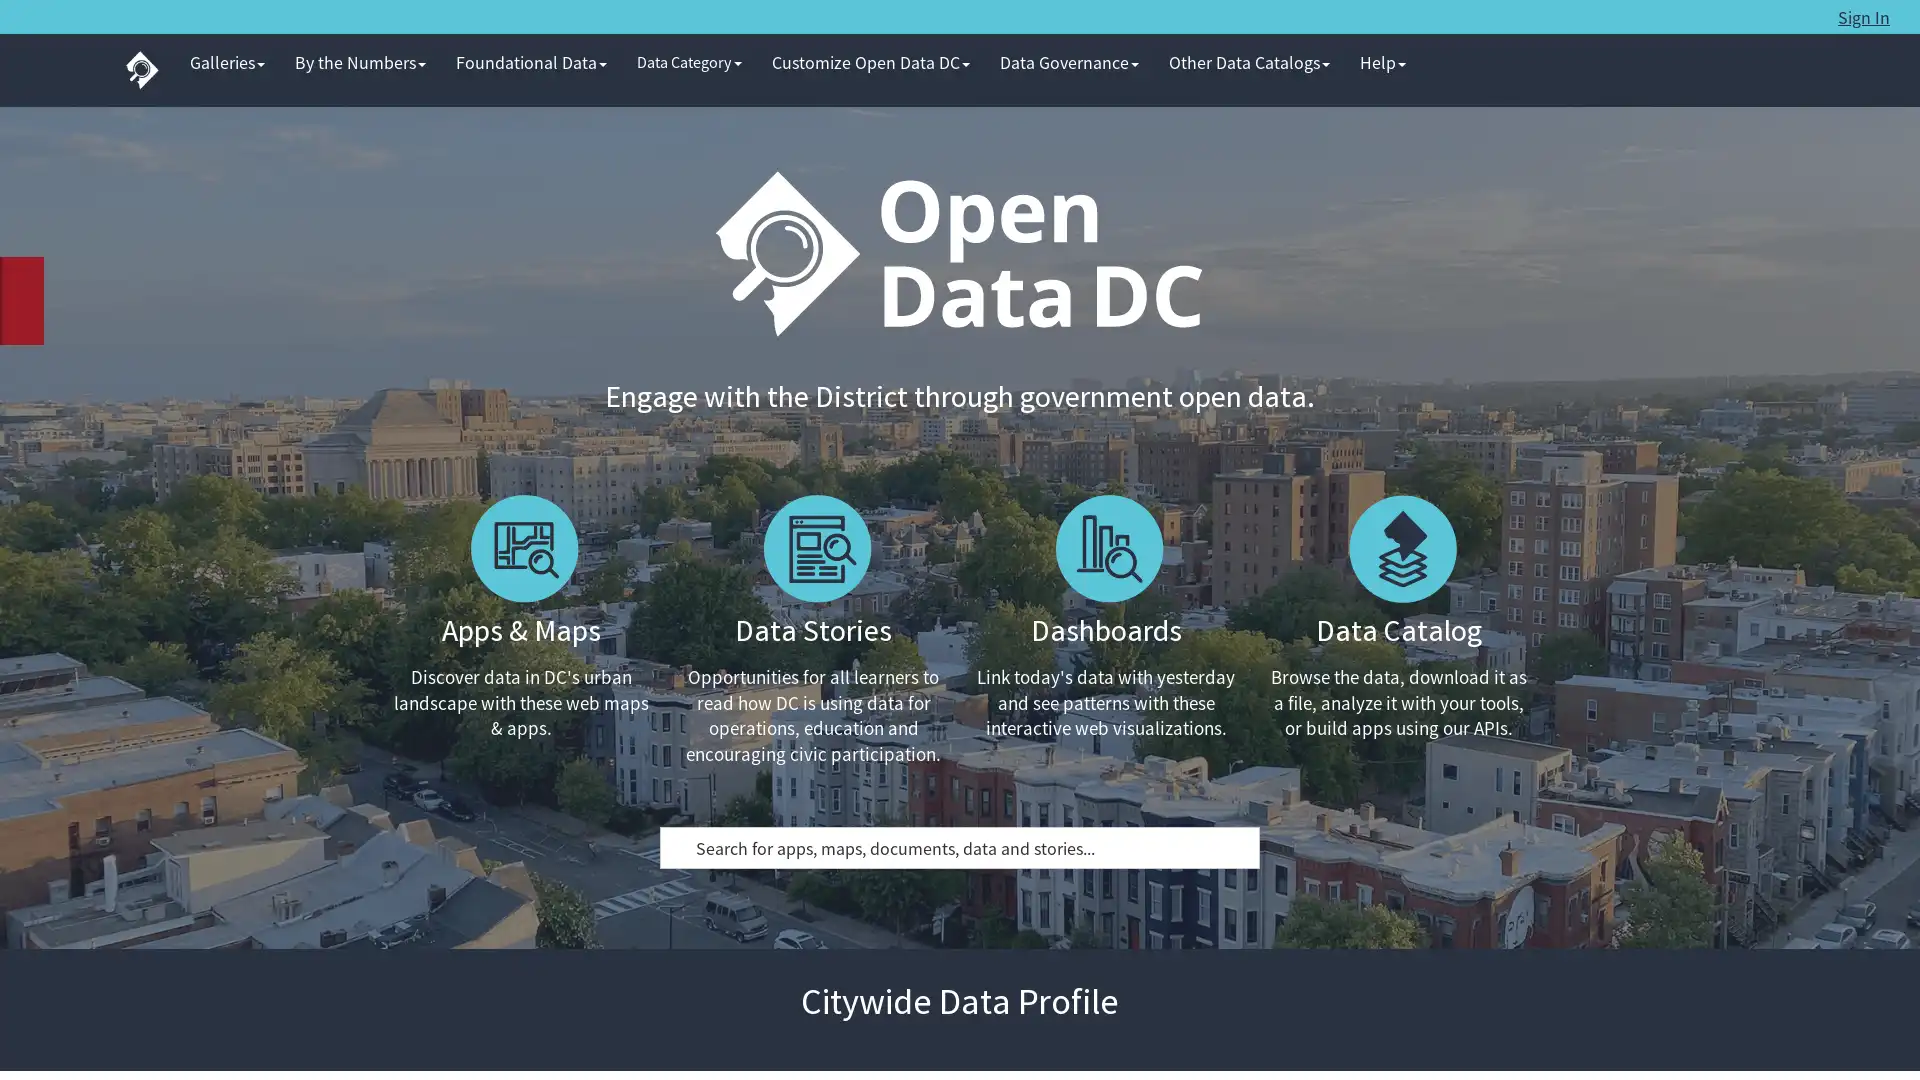 This screenshot has width=1920, height=1080. Describe the element at coordinates (1796, 16) in the screenshot. I see `search` at that location.